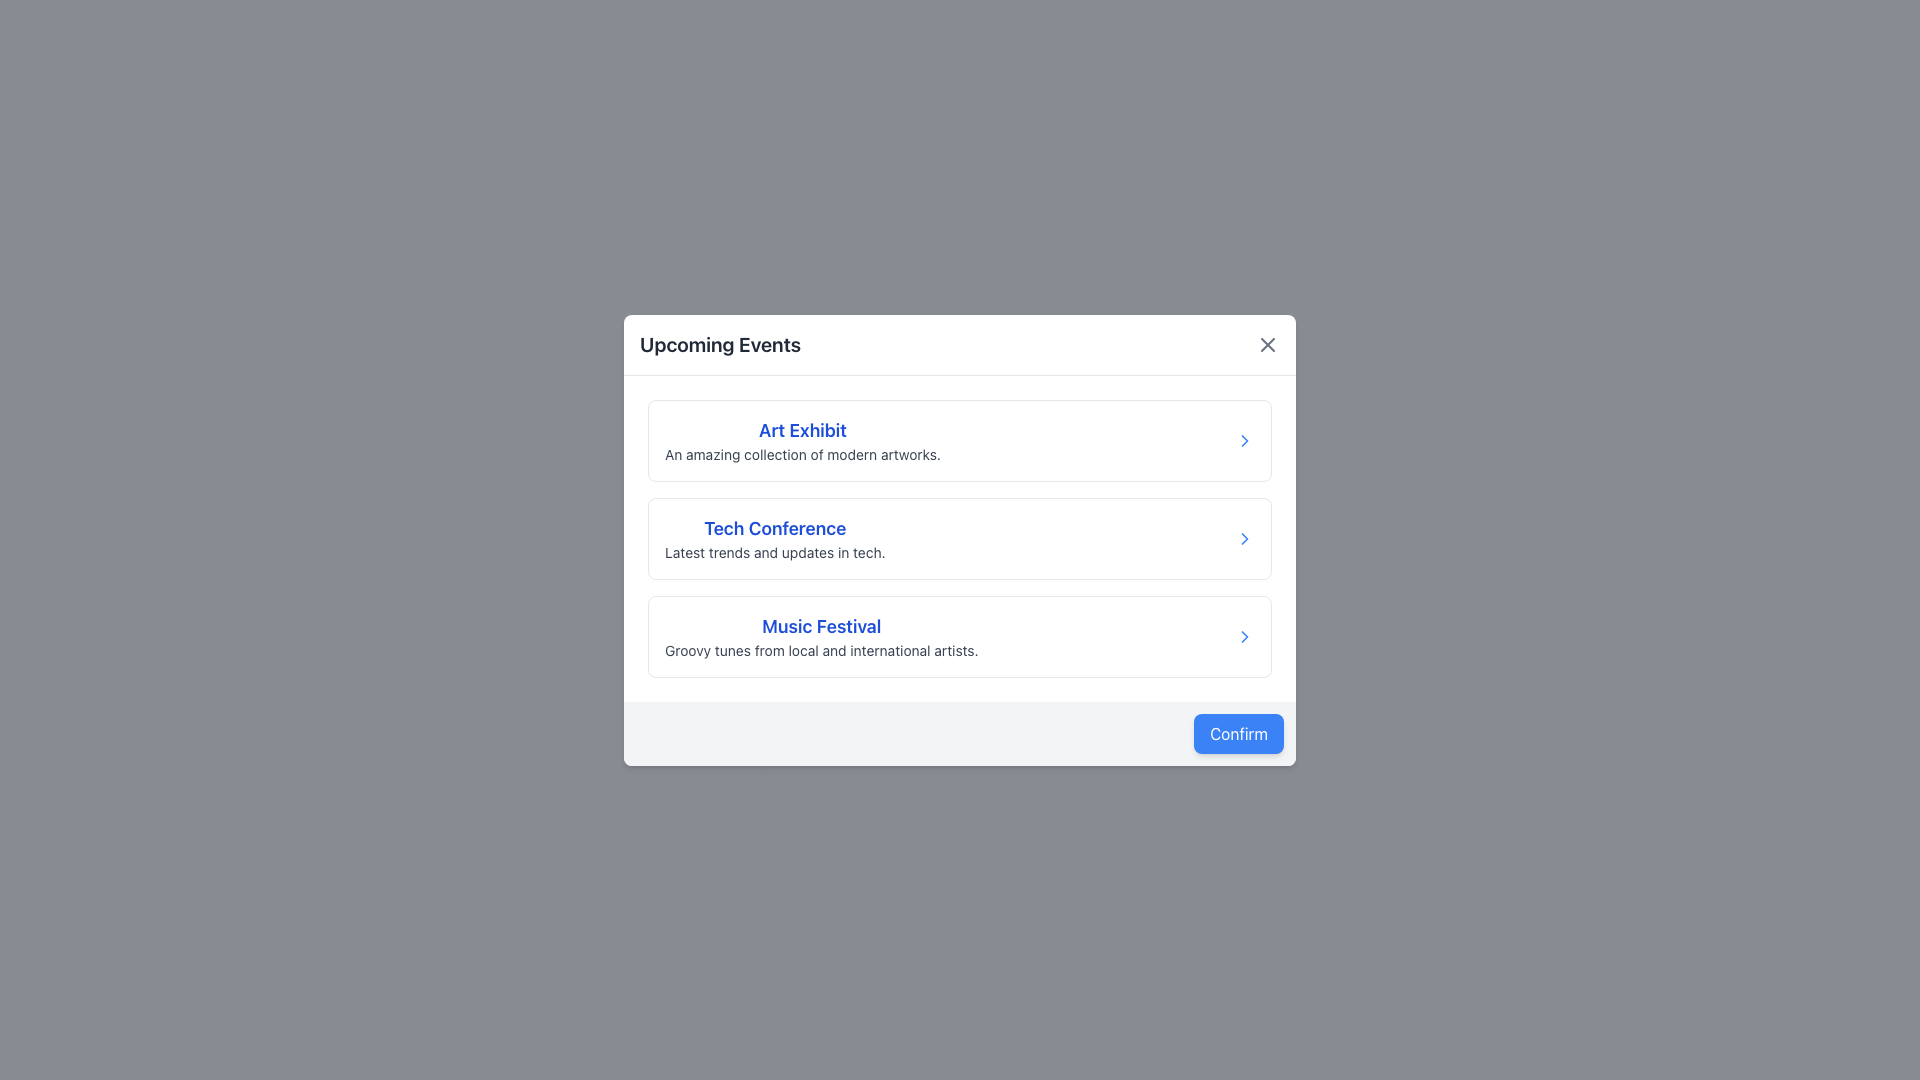  I want to click on the close button in the top-right corner of the popup to change its color, so click(1266, 343).